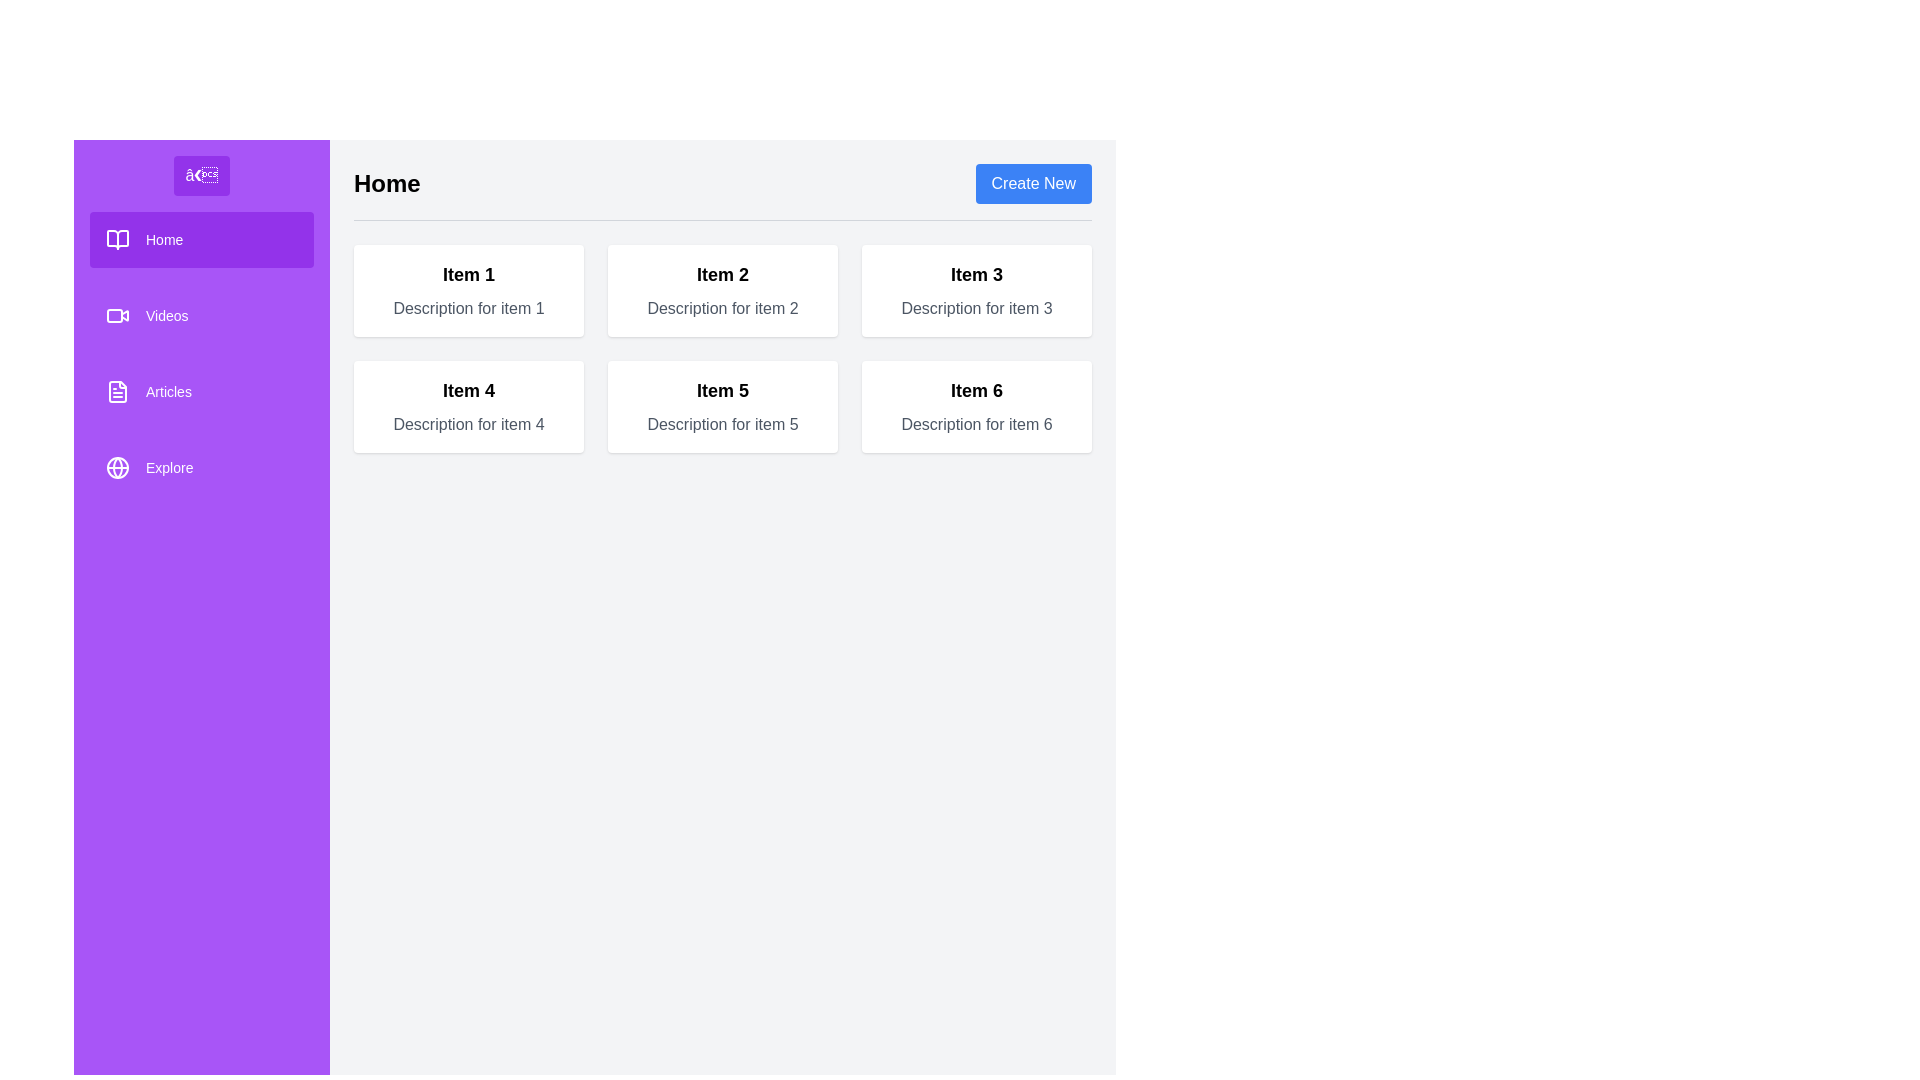 This screenshot has width=1920, height=1080. Describe the element at coordinates (117, 315) in the screenshot. I see `the video icon, which is a minimalistic rectangle with a play symbol, located in the purple sidebar as the second item in the vertical navigation menu` at that location.